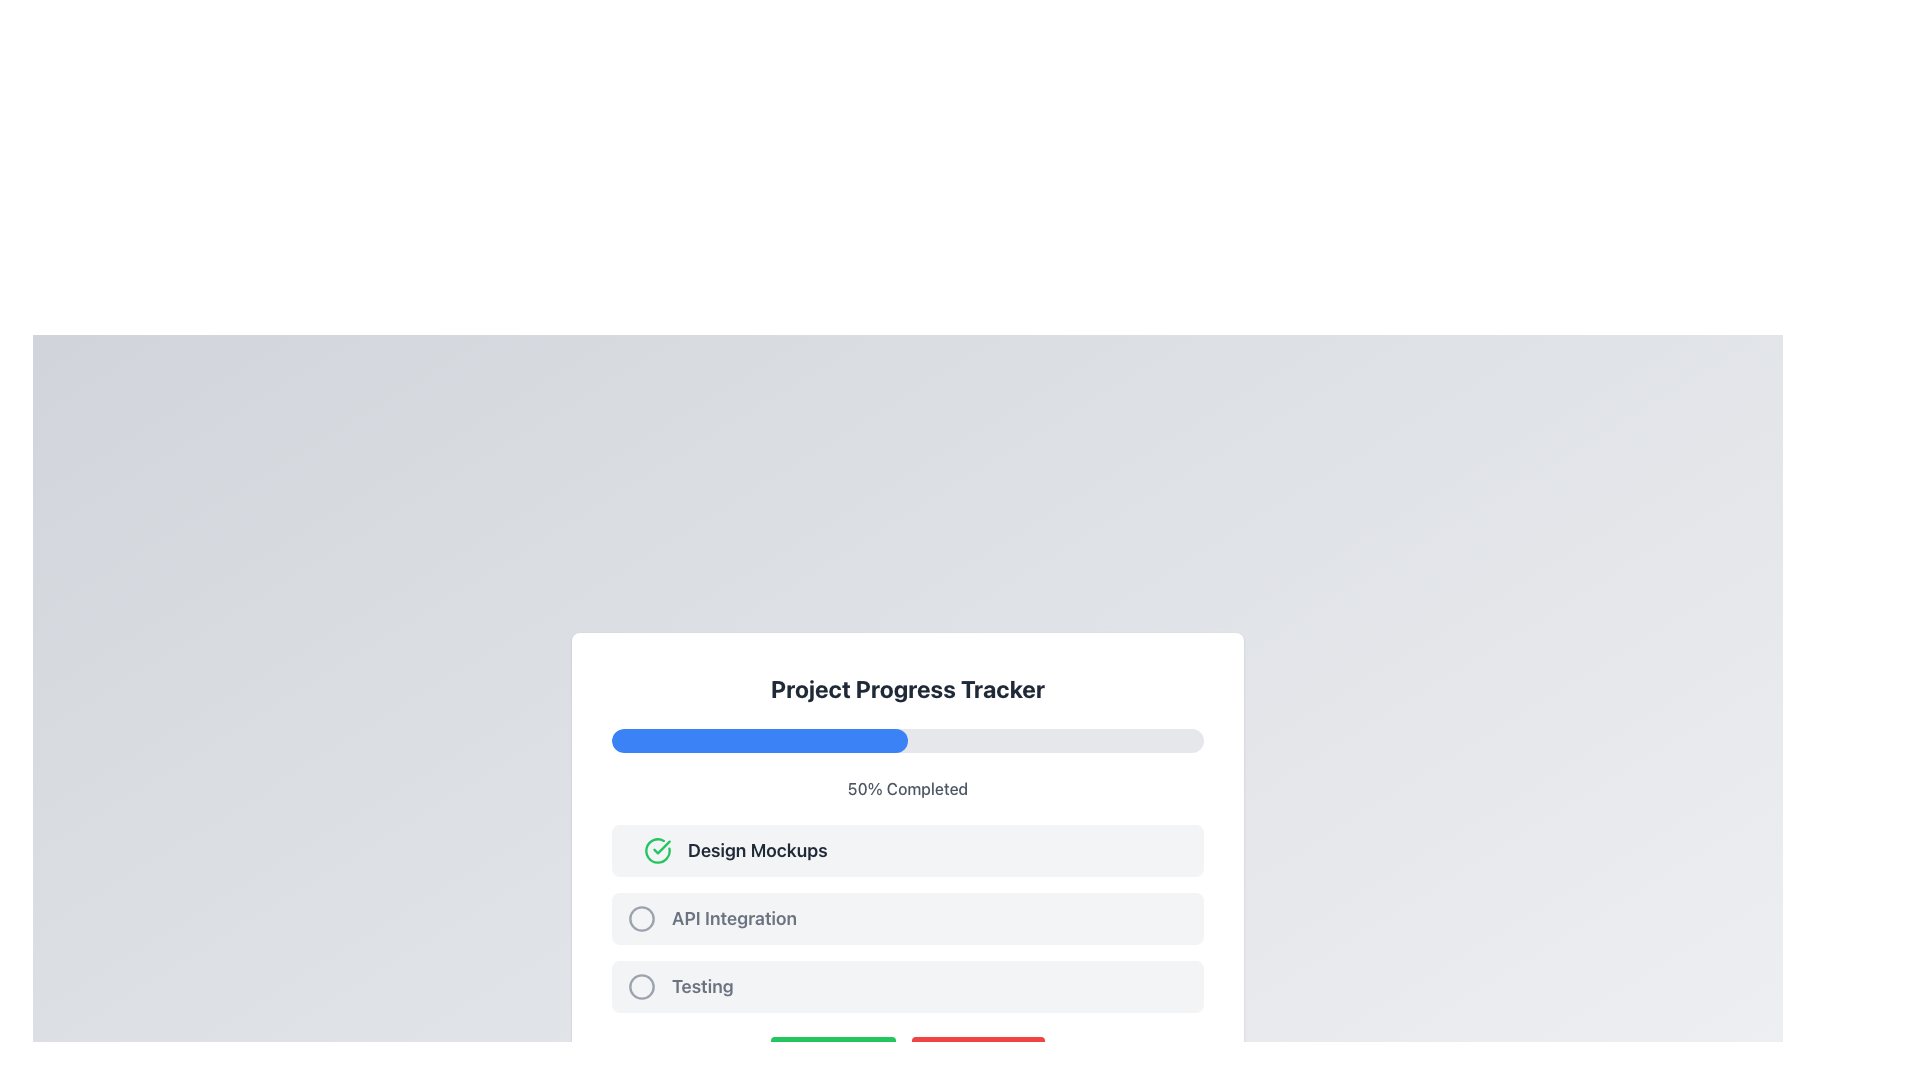 Image resolution: width=1920 pixels, height=1080 pixels. I want to click on the 'Decrease' button in the grouped button element with green and red buttons labeled 'Increase' and 'Decrease' to decrement the value or progress, so click(906, 1055).